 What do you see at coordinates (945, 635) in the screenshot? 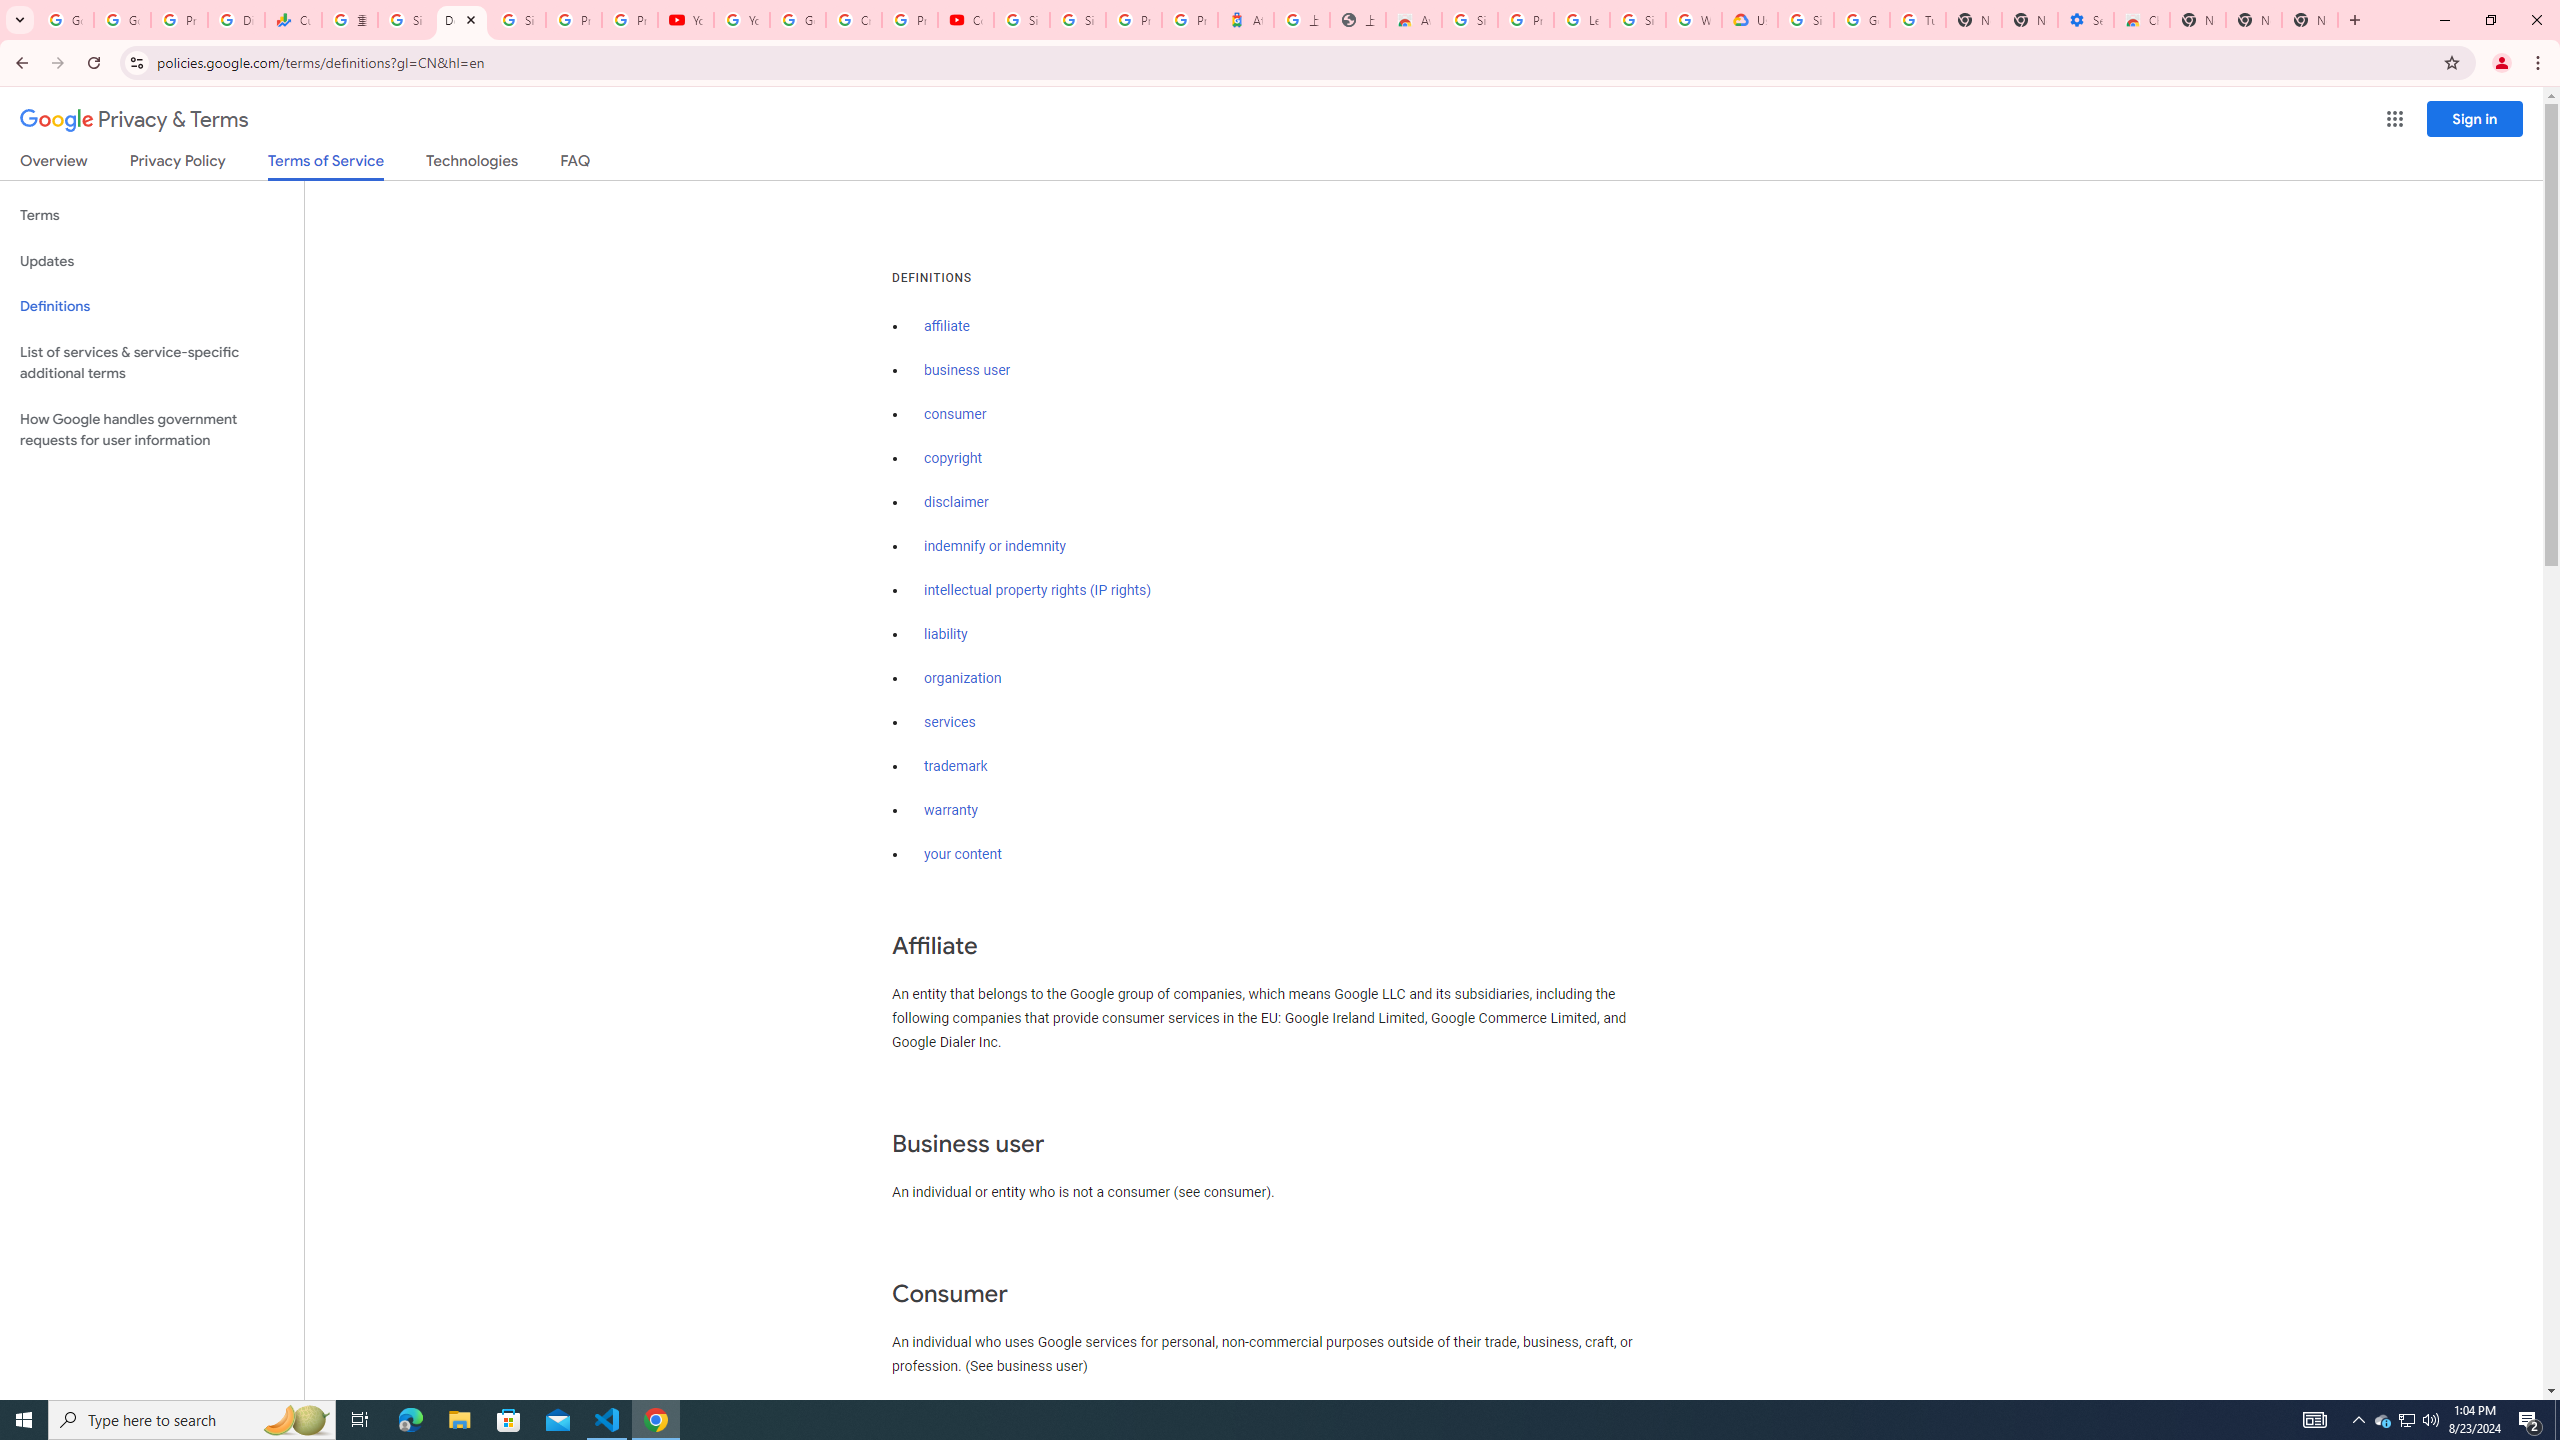
I see `'liability'` at bounding box center [945, 635].